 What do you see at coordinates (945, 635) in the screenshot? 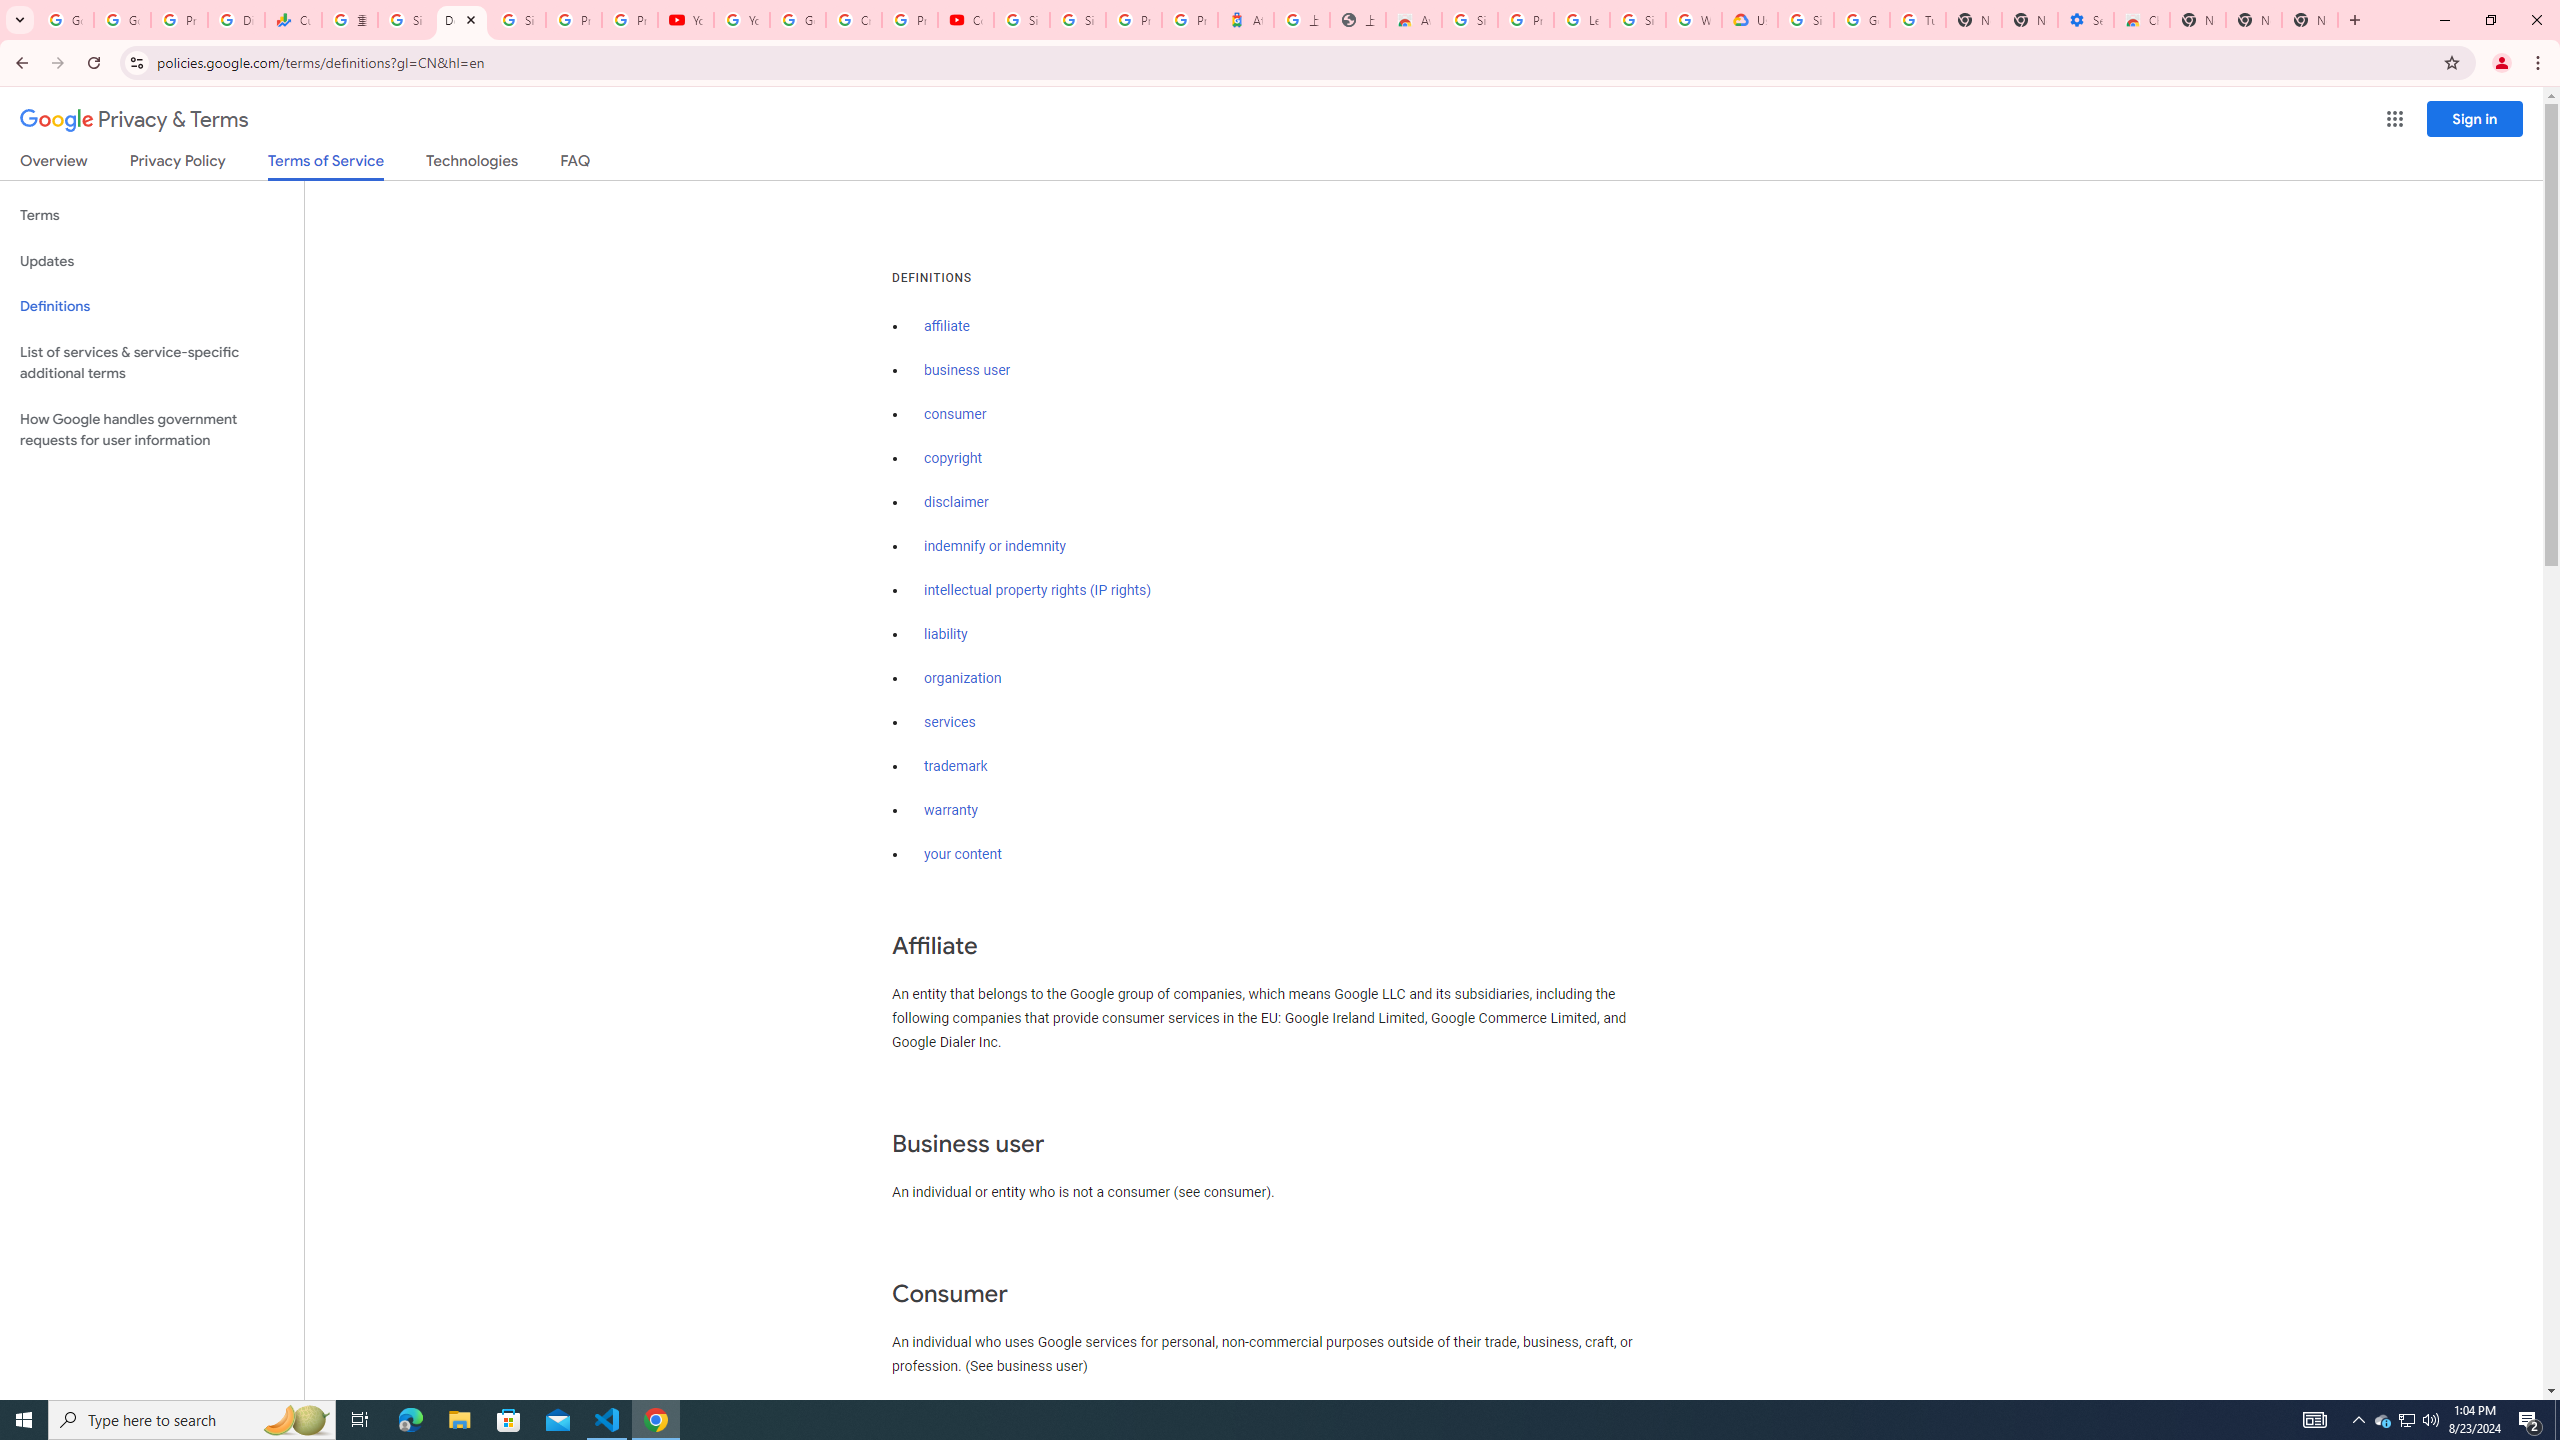
I see `'liability'` at bounding box center [945, 635].